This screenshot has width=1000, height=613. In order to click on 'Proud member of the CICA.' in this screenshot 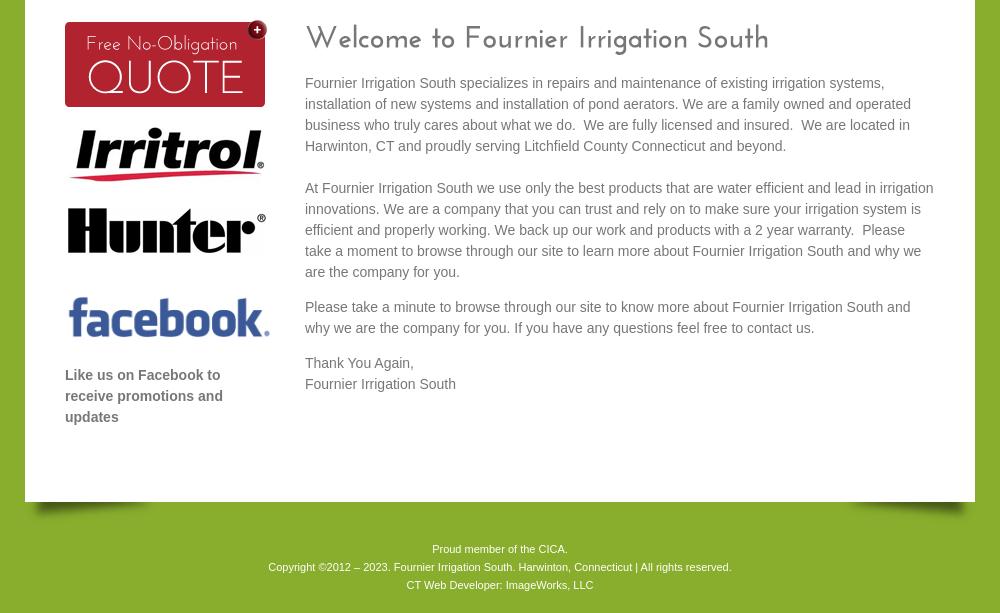, I will do `click(498, 548)`.